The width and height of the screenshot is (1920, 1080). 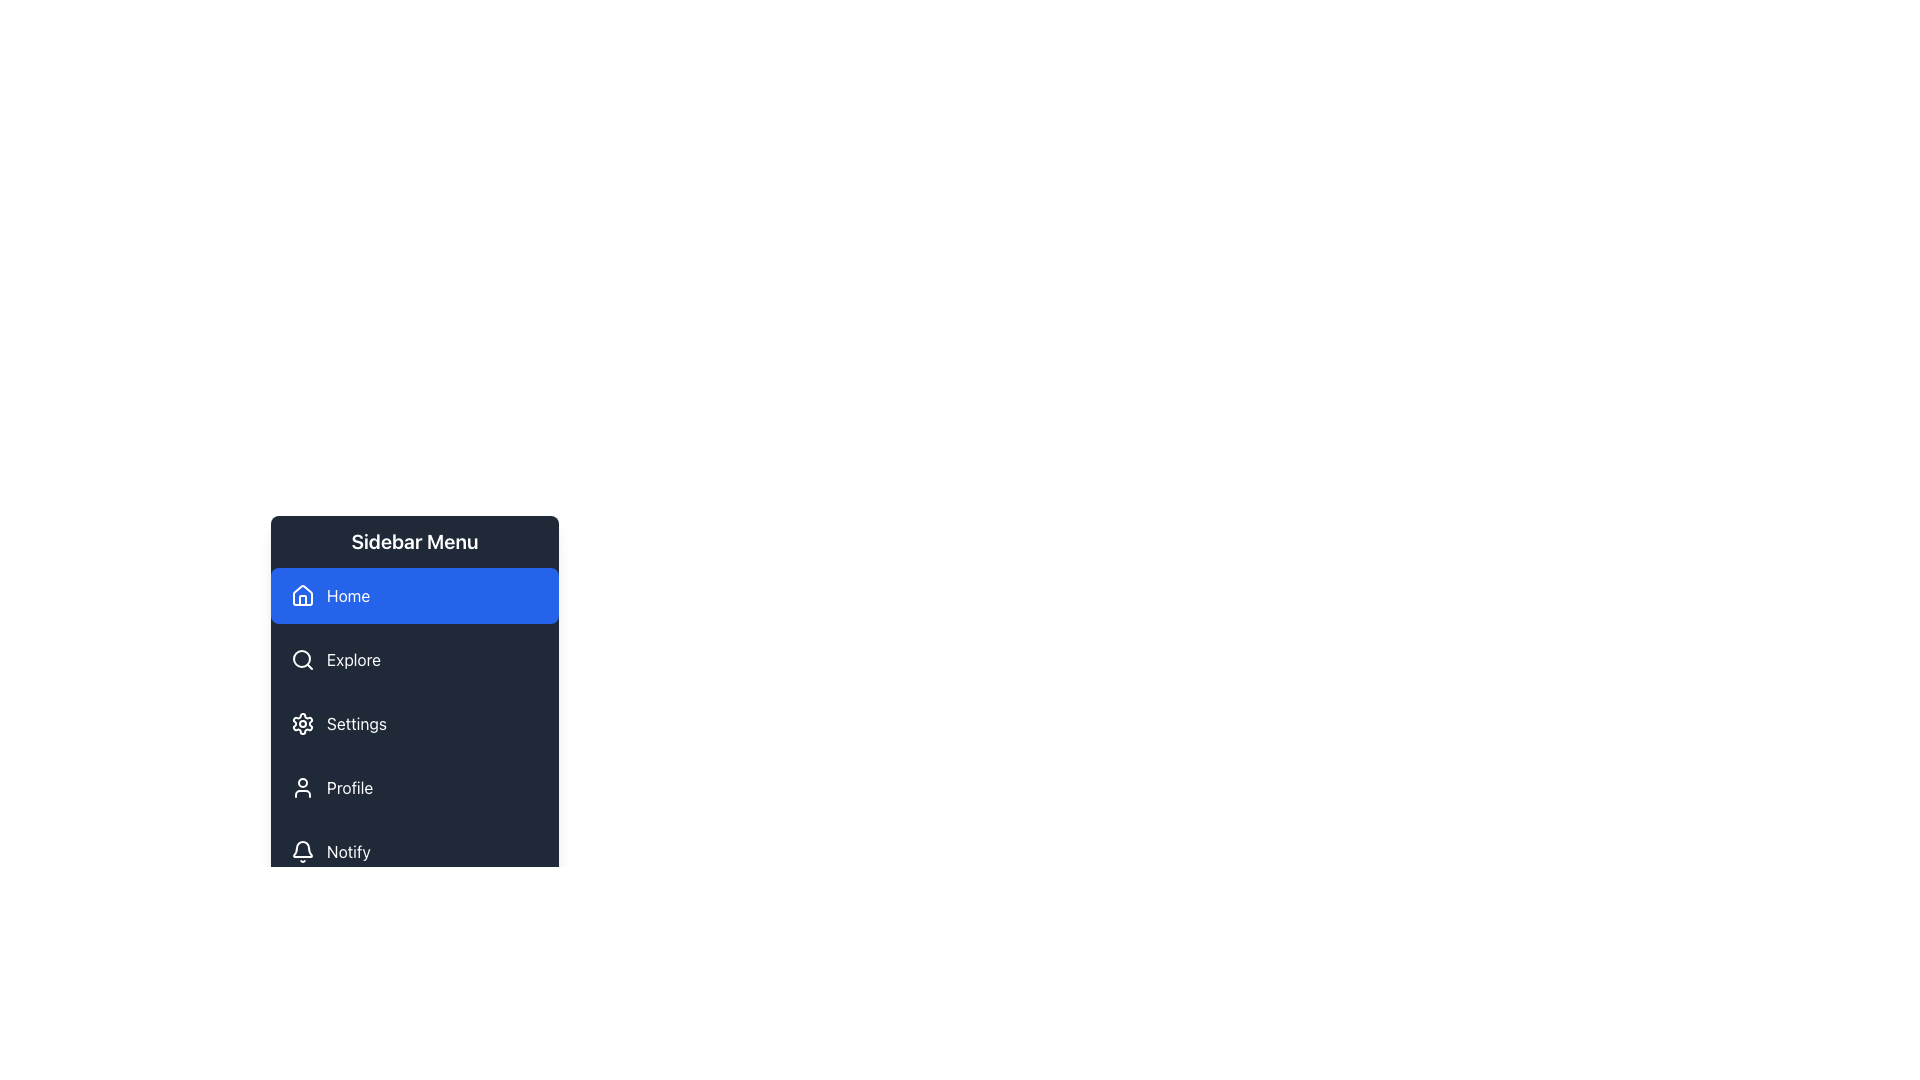 I want to click on the 'Settings' menu item in the sidebar to trigger focus or styling changes, so click(x=413, y=724).